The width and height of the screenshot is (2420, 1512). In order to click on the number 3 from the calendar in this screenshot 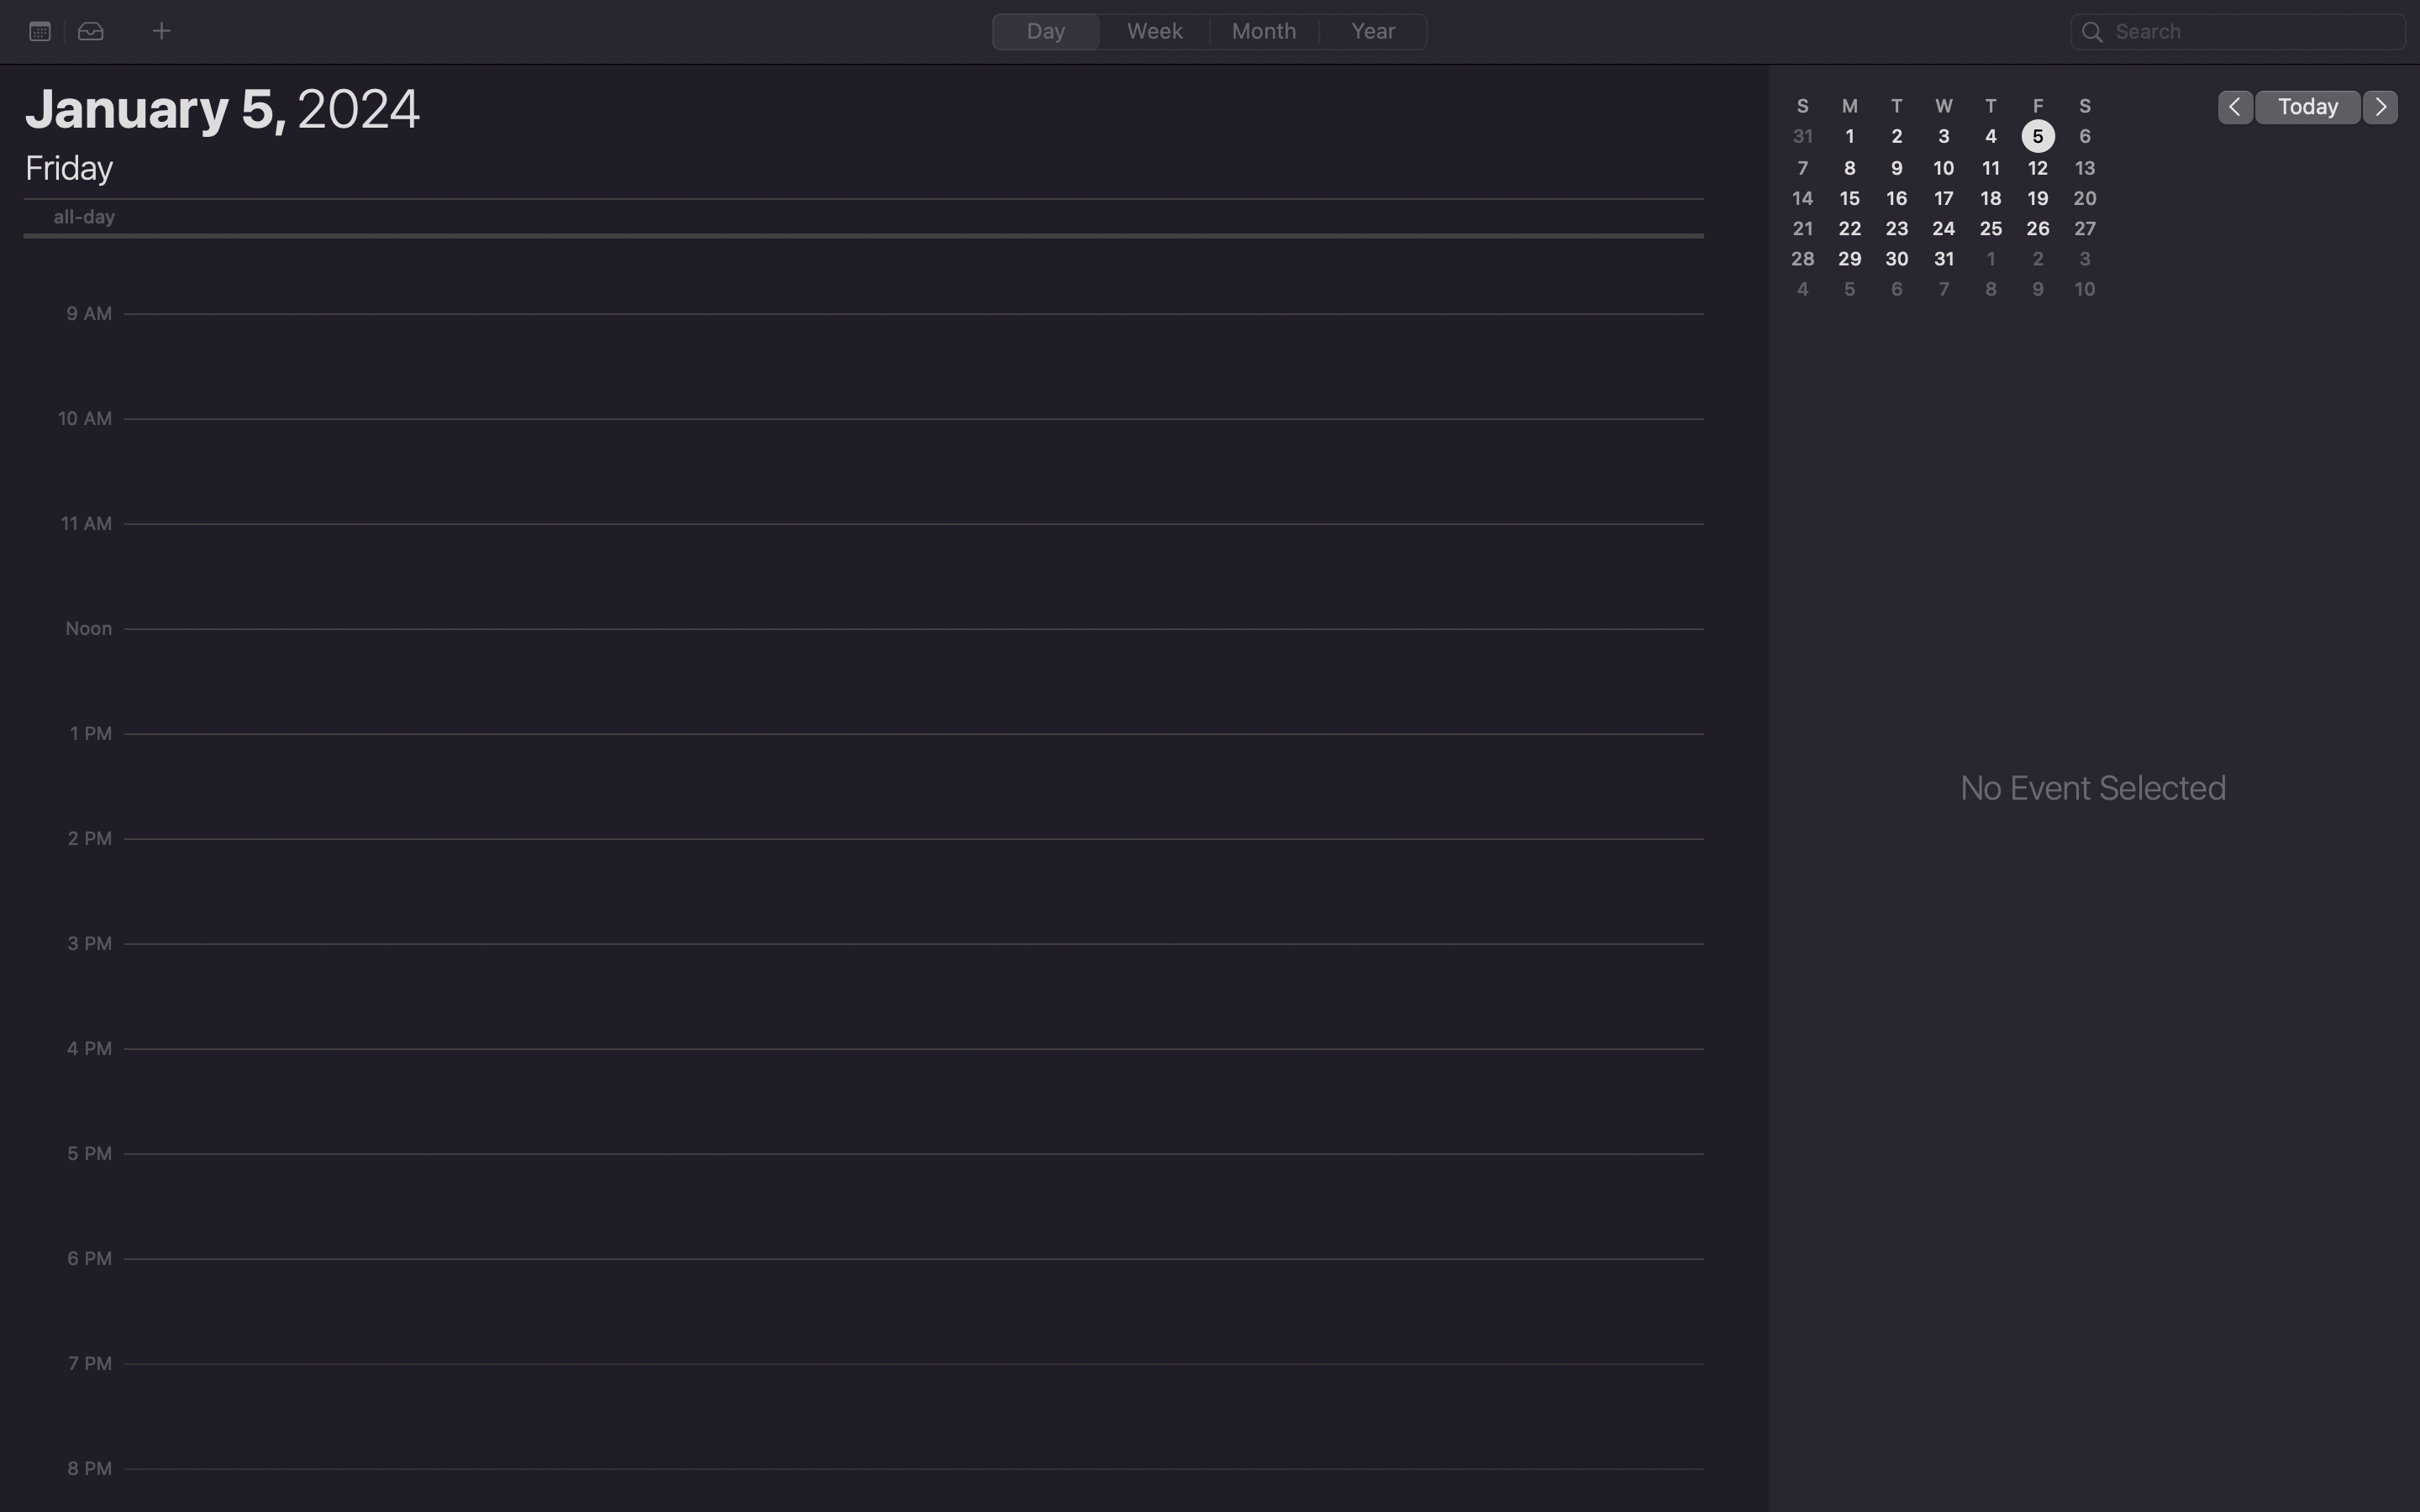, I will do `click(1943, 135)`.